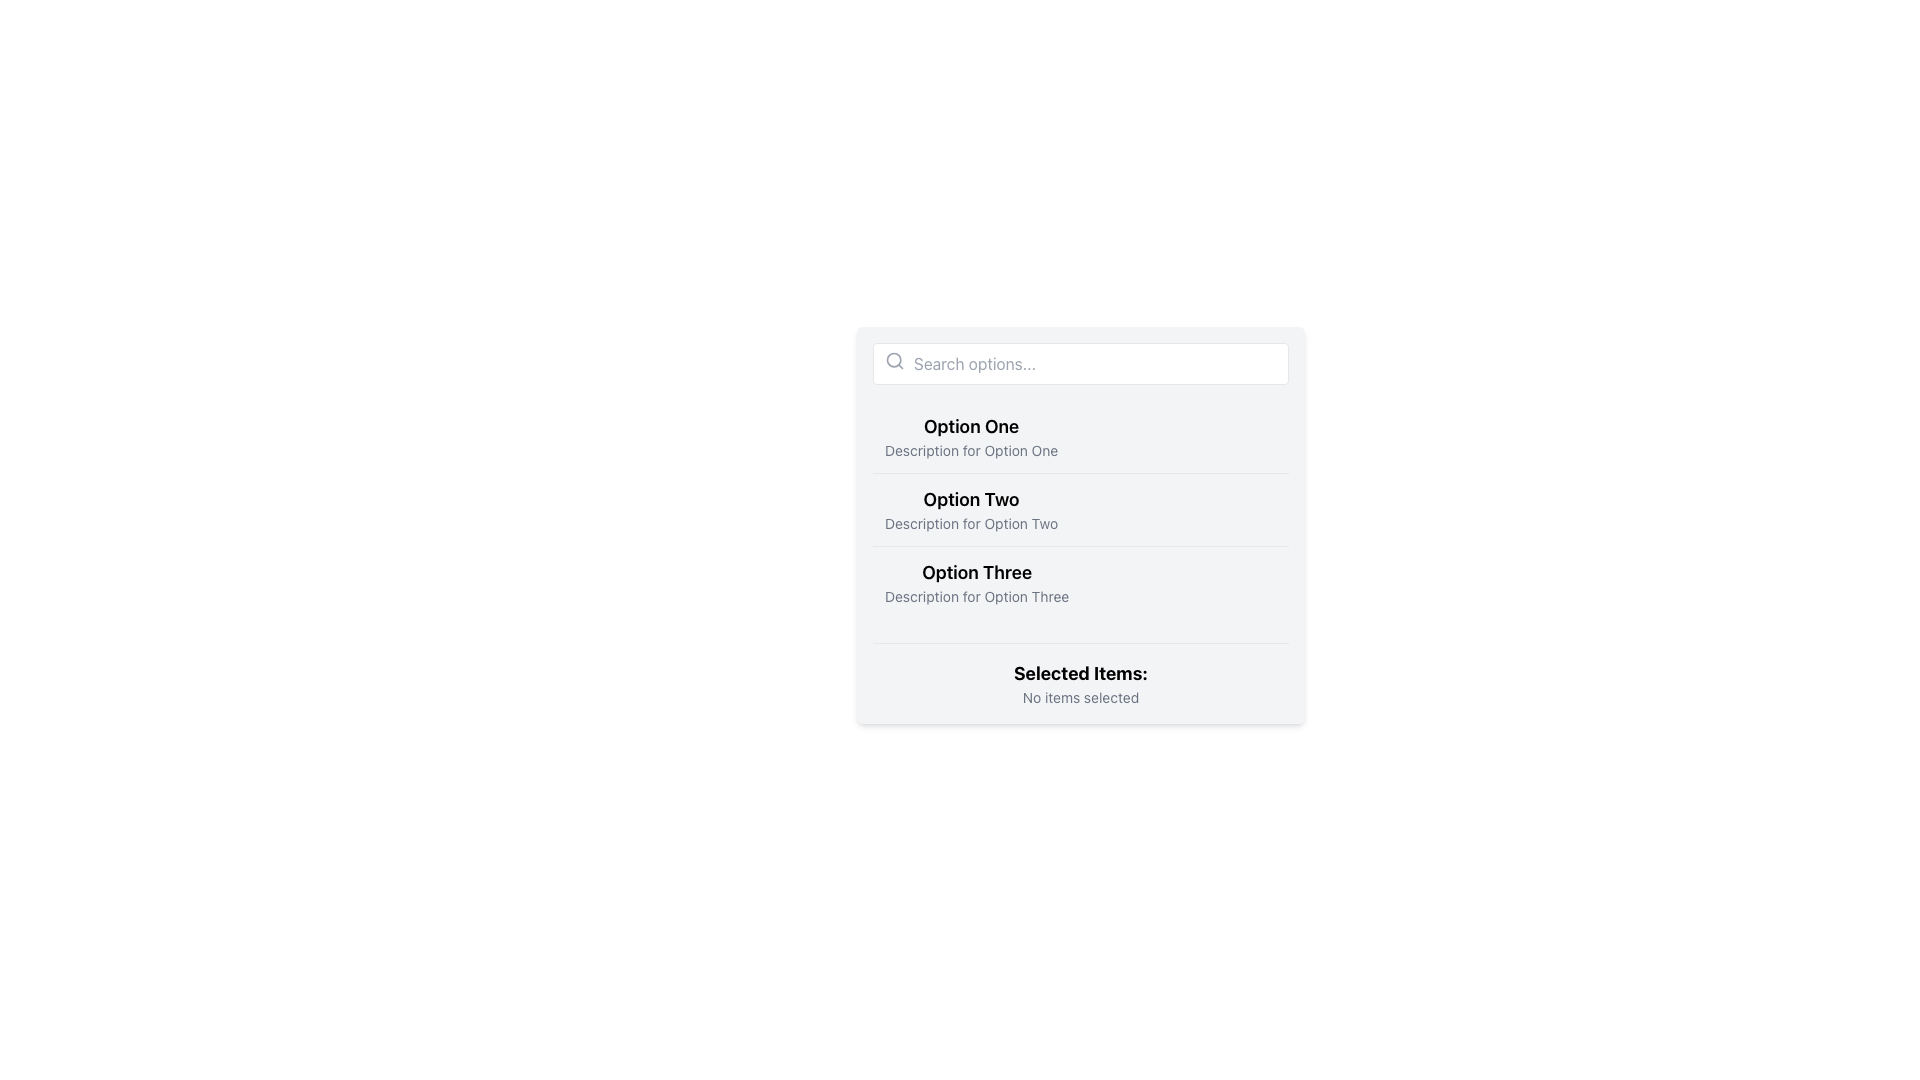 This screenshot has height=1080, width=1920. Describe the element at coordinates (977, 582) in the screenshot. I see `the third selectable option, labeled 'Option Three', in the dropdown menu` at that location.